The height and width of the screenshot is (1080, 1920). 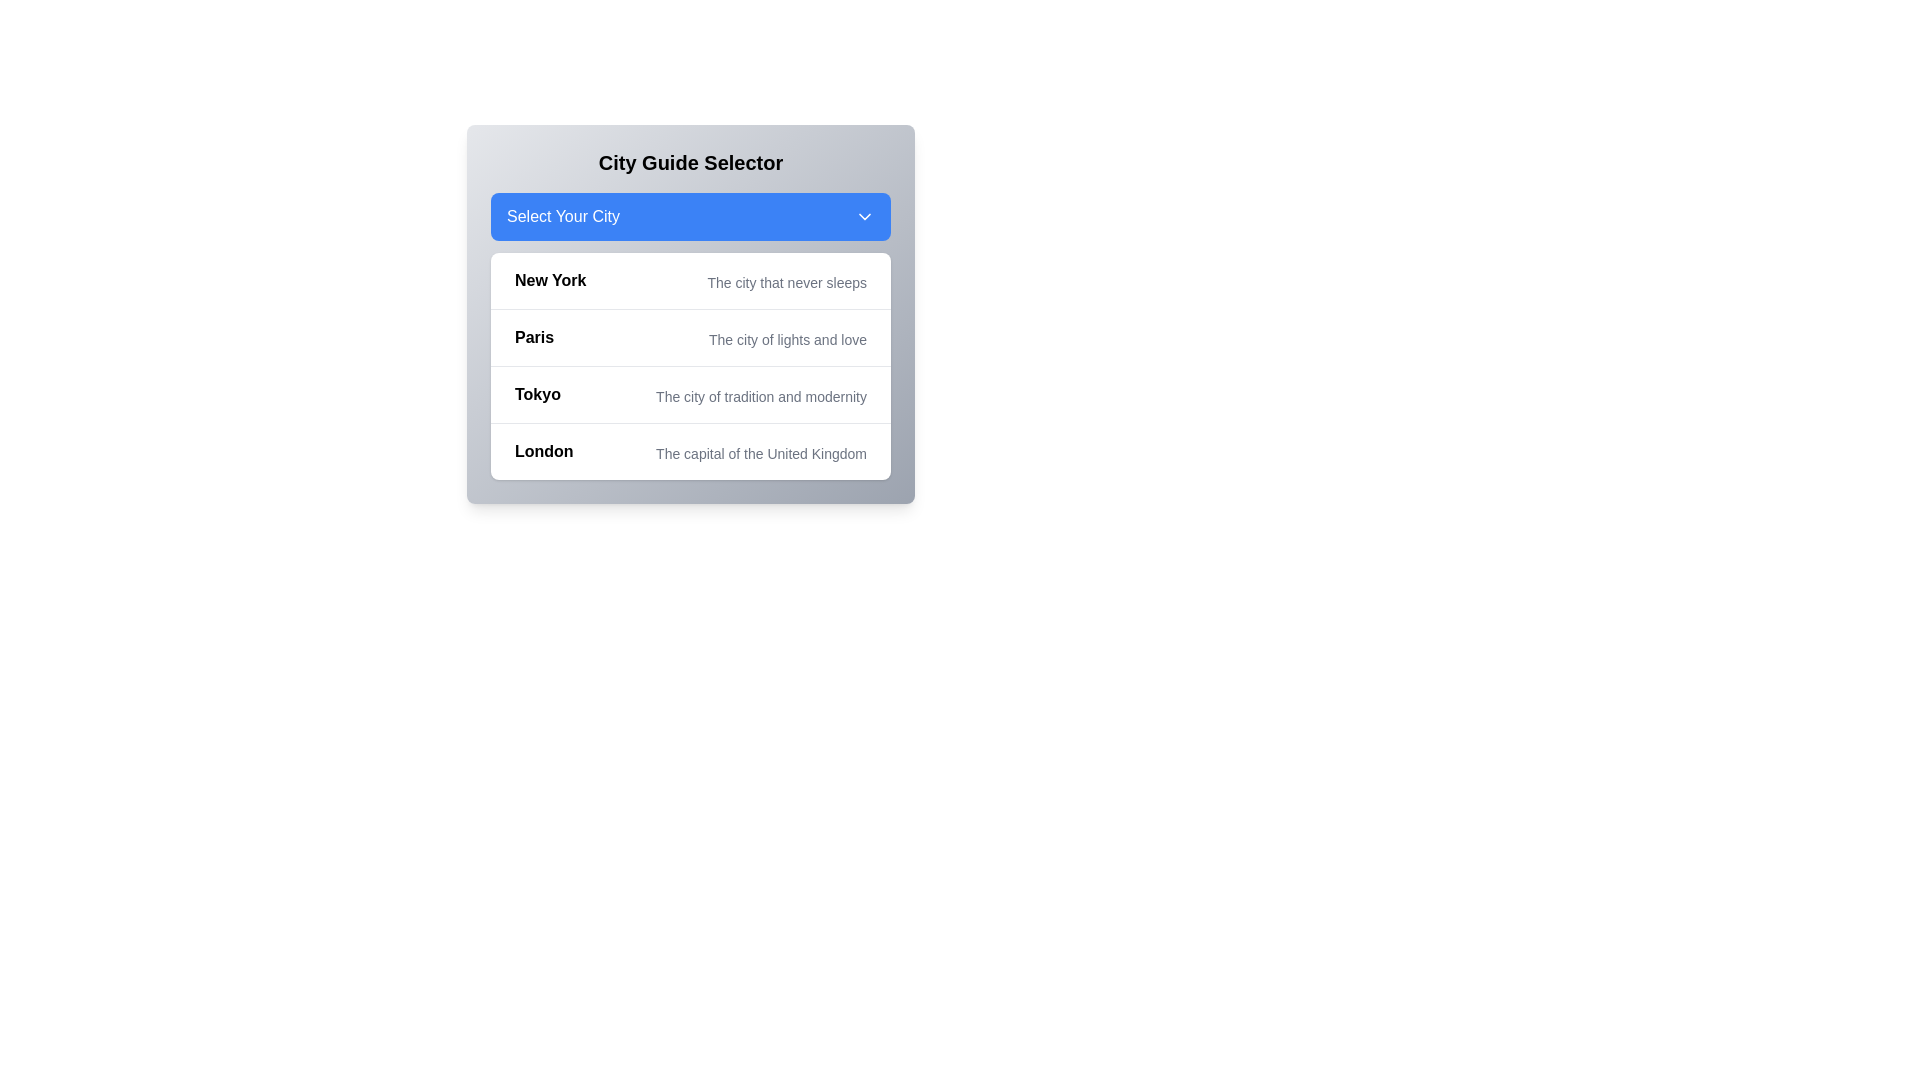 What do you see at coordinates (691, 451) in the screenshot?
I see `the List Item that displays 'London' with a bold label and a description stating 'The capital of the United Kingdom'` at bounding box center [691, 451].